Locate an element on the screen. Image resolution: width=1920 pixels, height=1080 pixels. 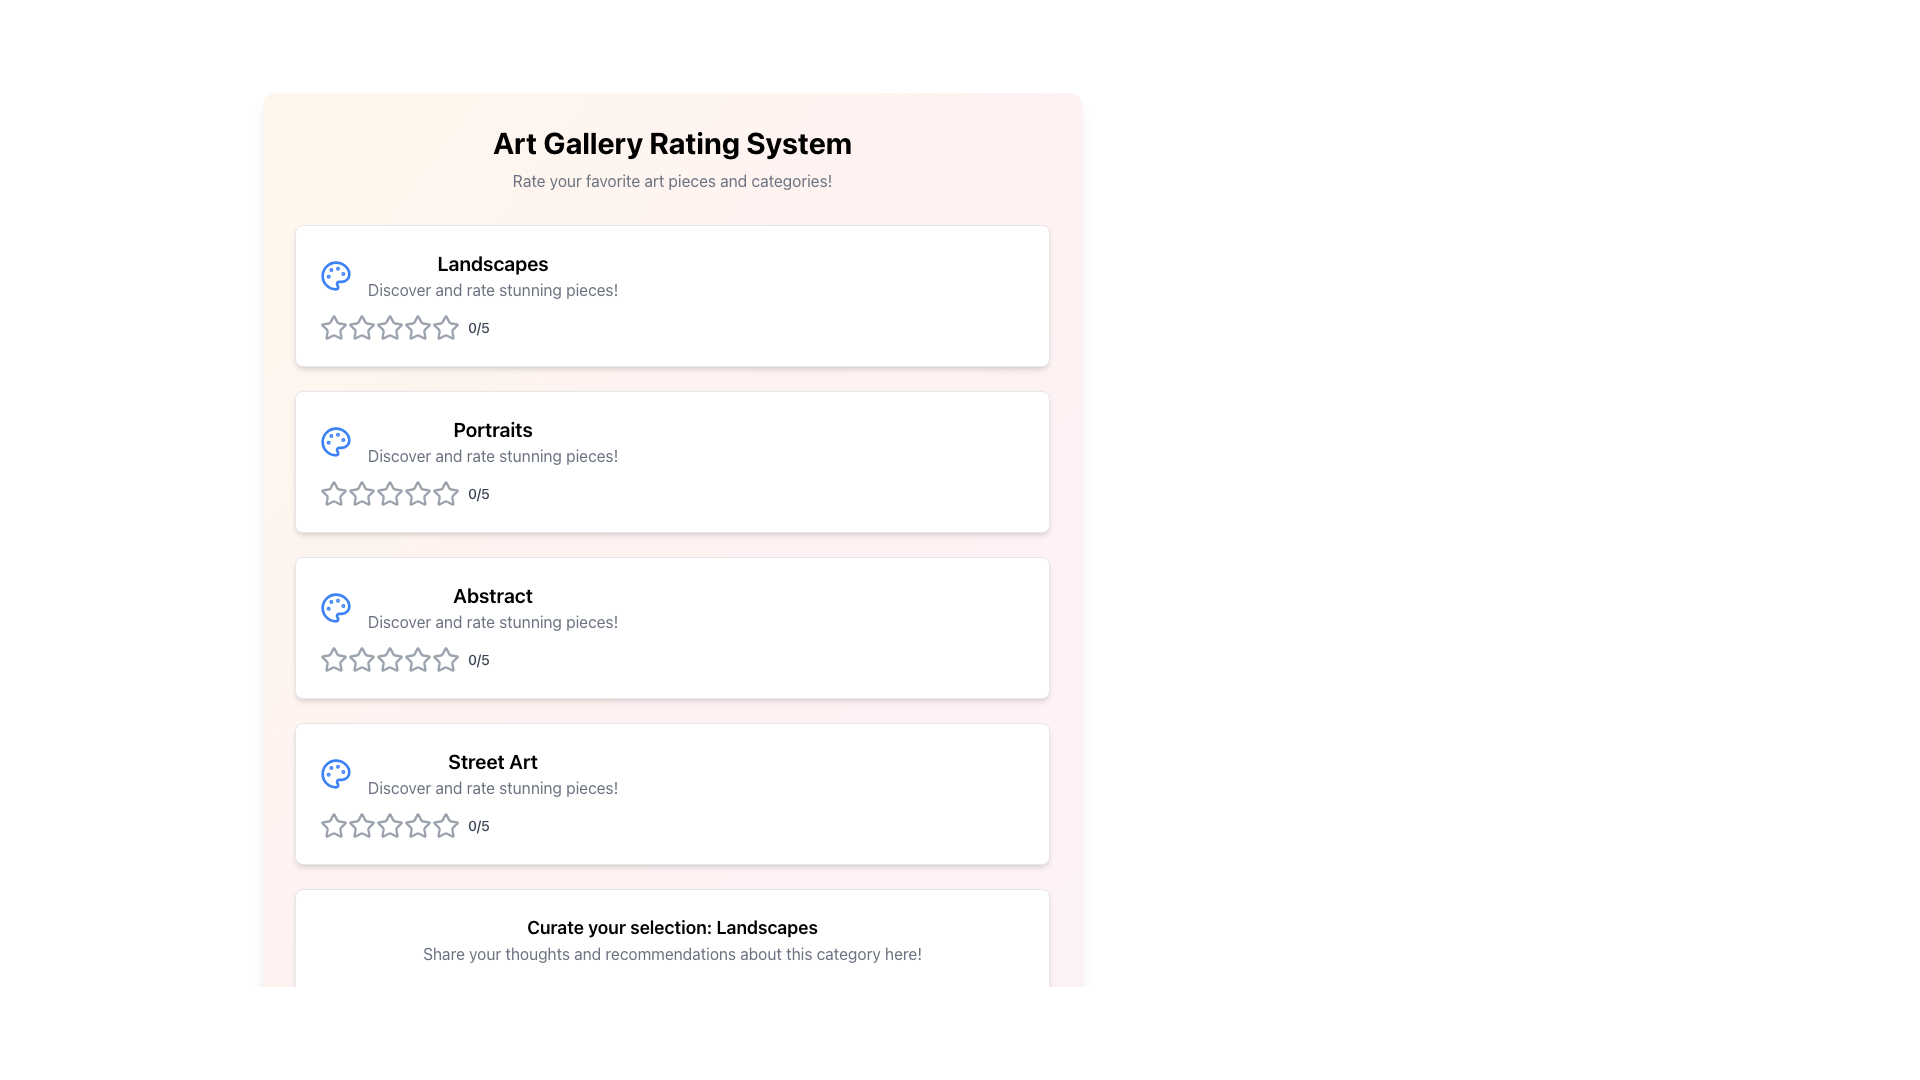
the second star rating button in the 'Abstract' section of the rating interface to rate it is located at coordinates (389, 659).